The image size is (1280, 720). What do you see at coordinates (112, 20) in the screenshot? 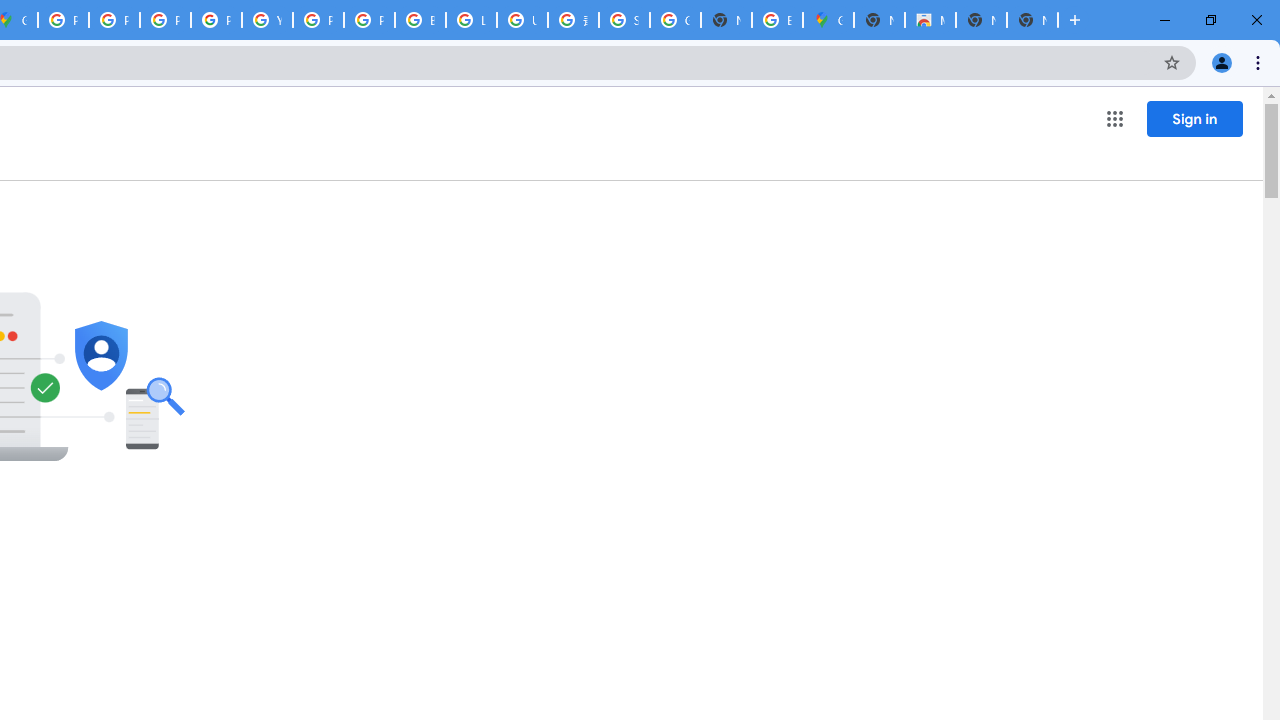
I see `'Privacy Help Center - Policies Help'` at bounding box center [112, 20].